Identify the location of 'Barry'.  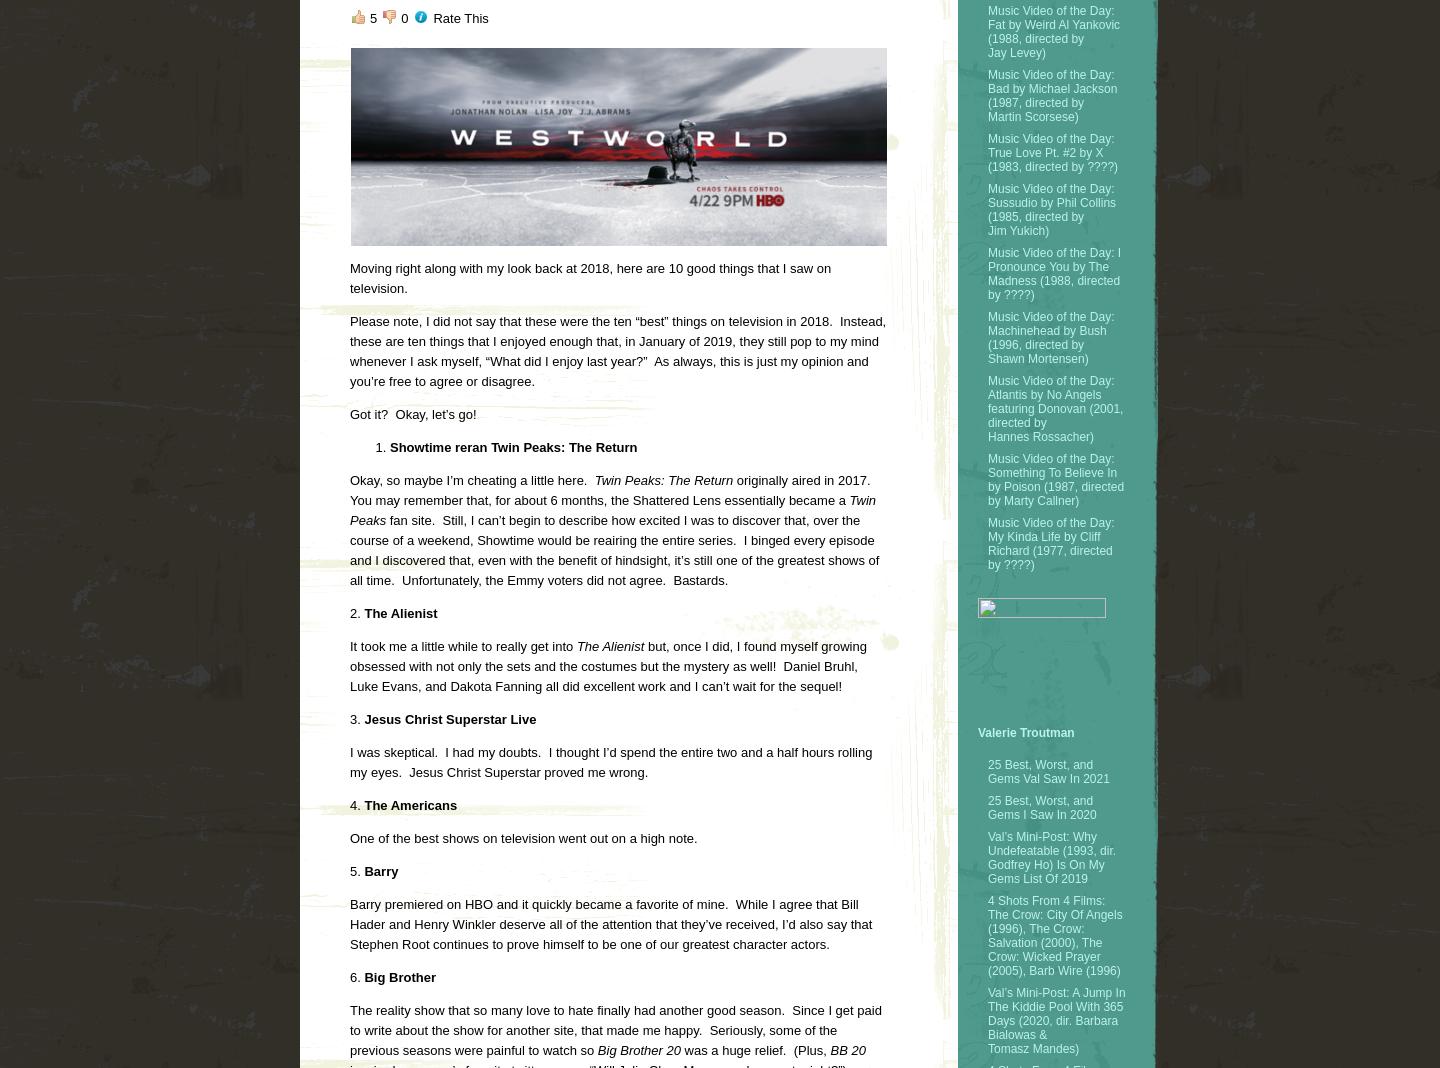
(378, 870).